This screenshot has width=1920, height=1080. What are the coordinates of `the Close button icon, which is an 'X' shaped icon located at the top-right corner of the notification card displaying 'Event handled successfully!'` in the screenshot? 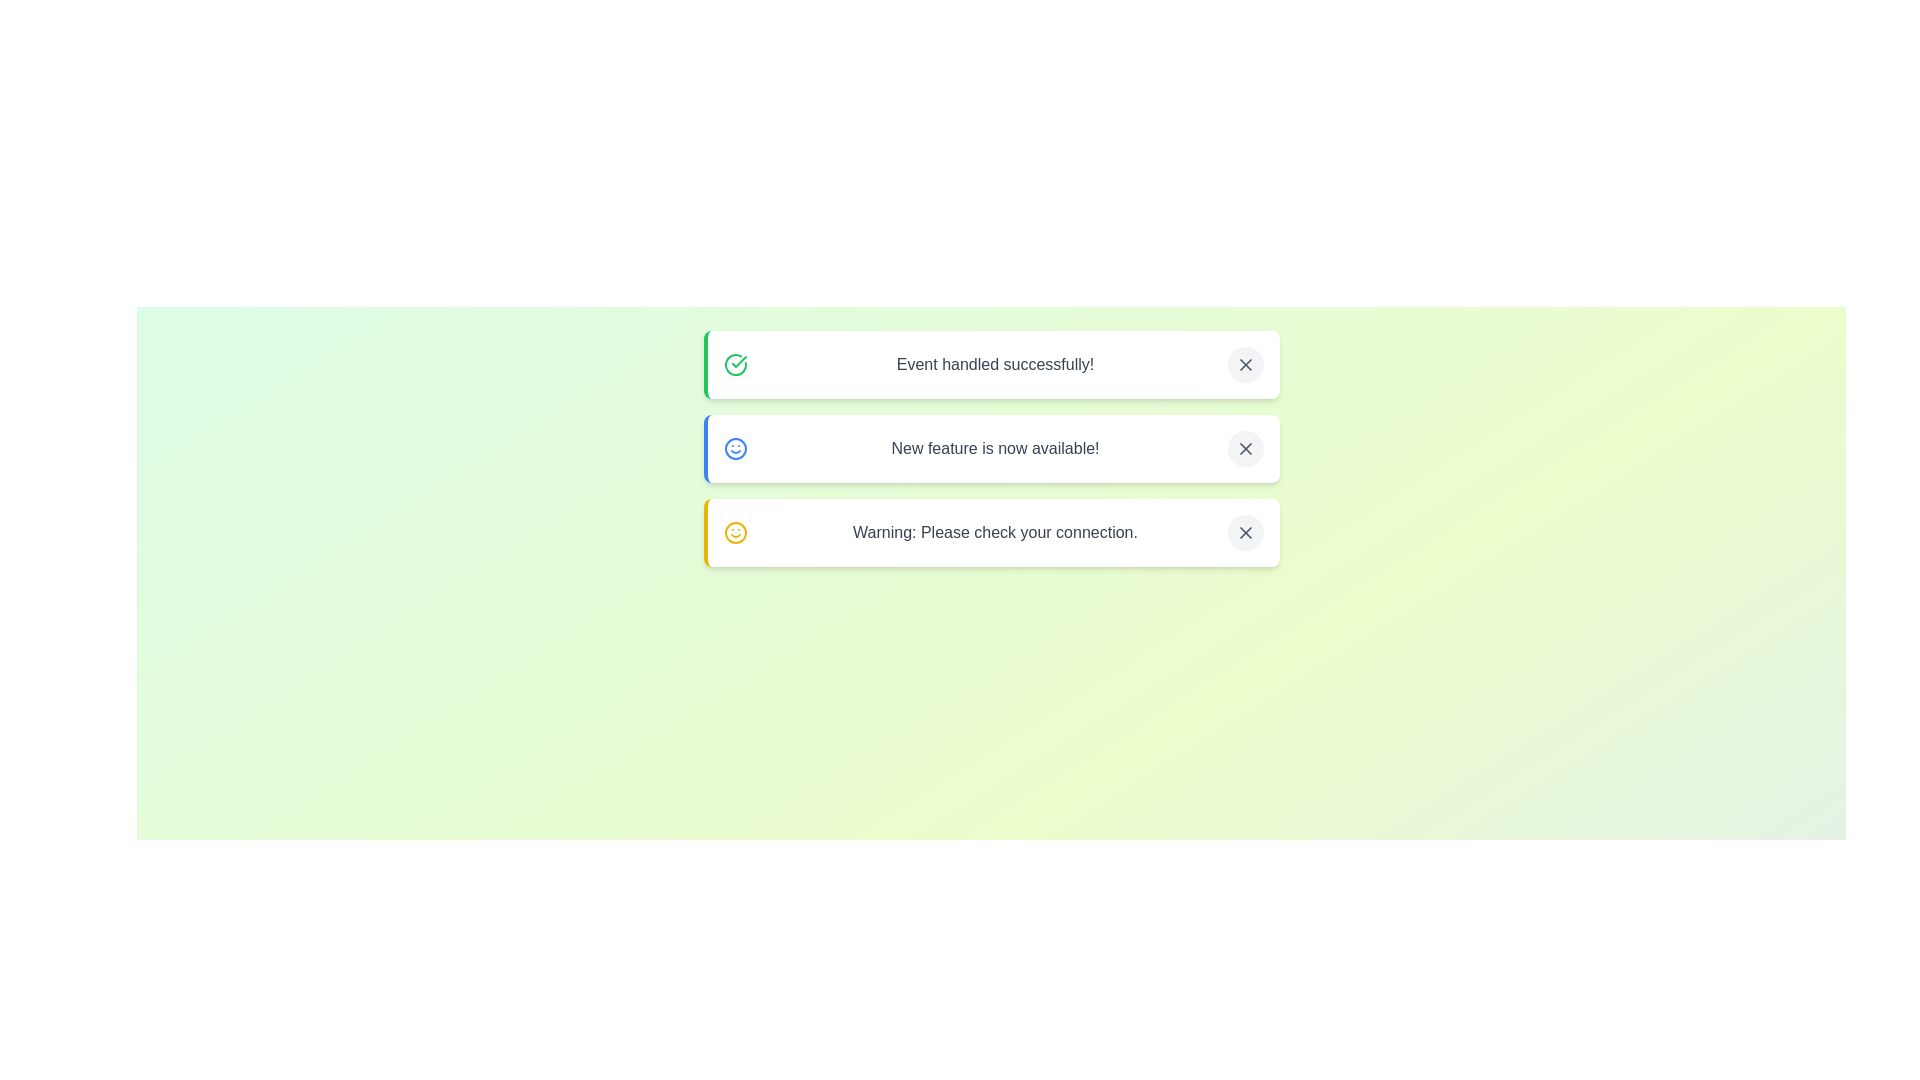 It's located at (1244, 365).